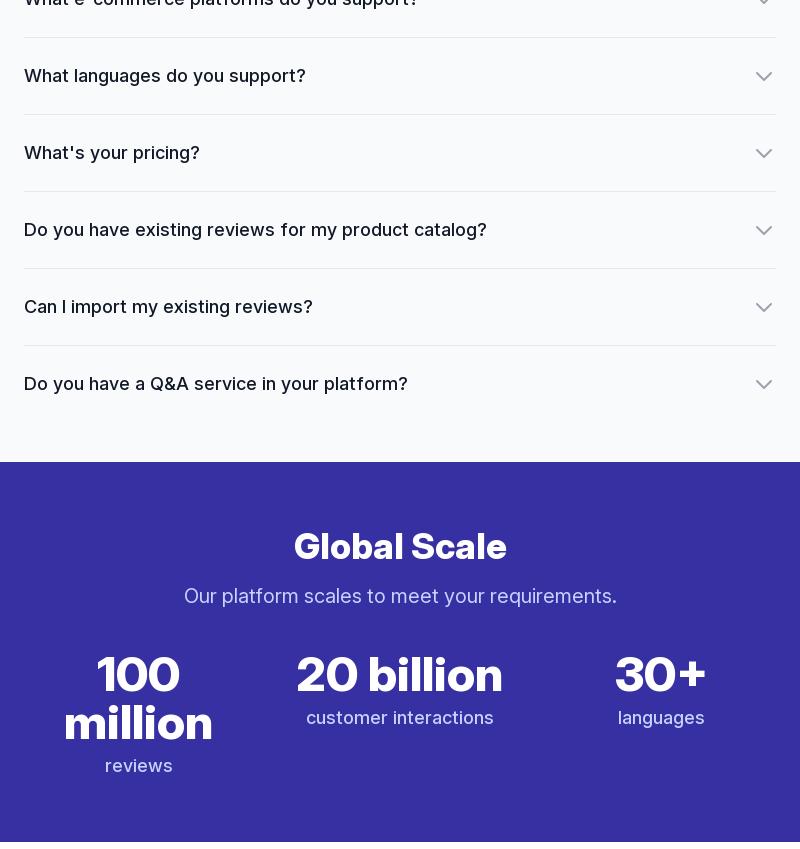 This screenshot has width=800, height=849. What do you see at coordinates (398, 545) in the screenshot?
I see `'Global Scale'` at bounding box center [398, 545].